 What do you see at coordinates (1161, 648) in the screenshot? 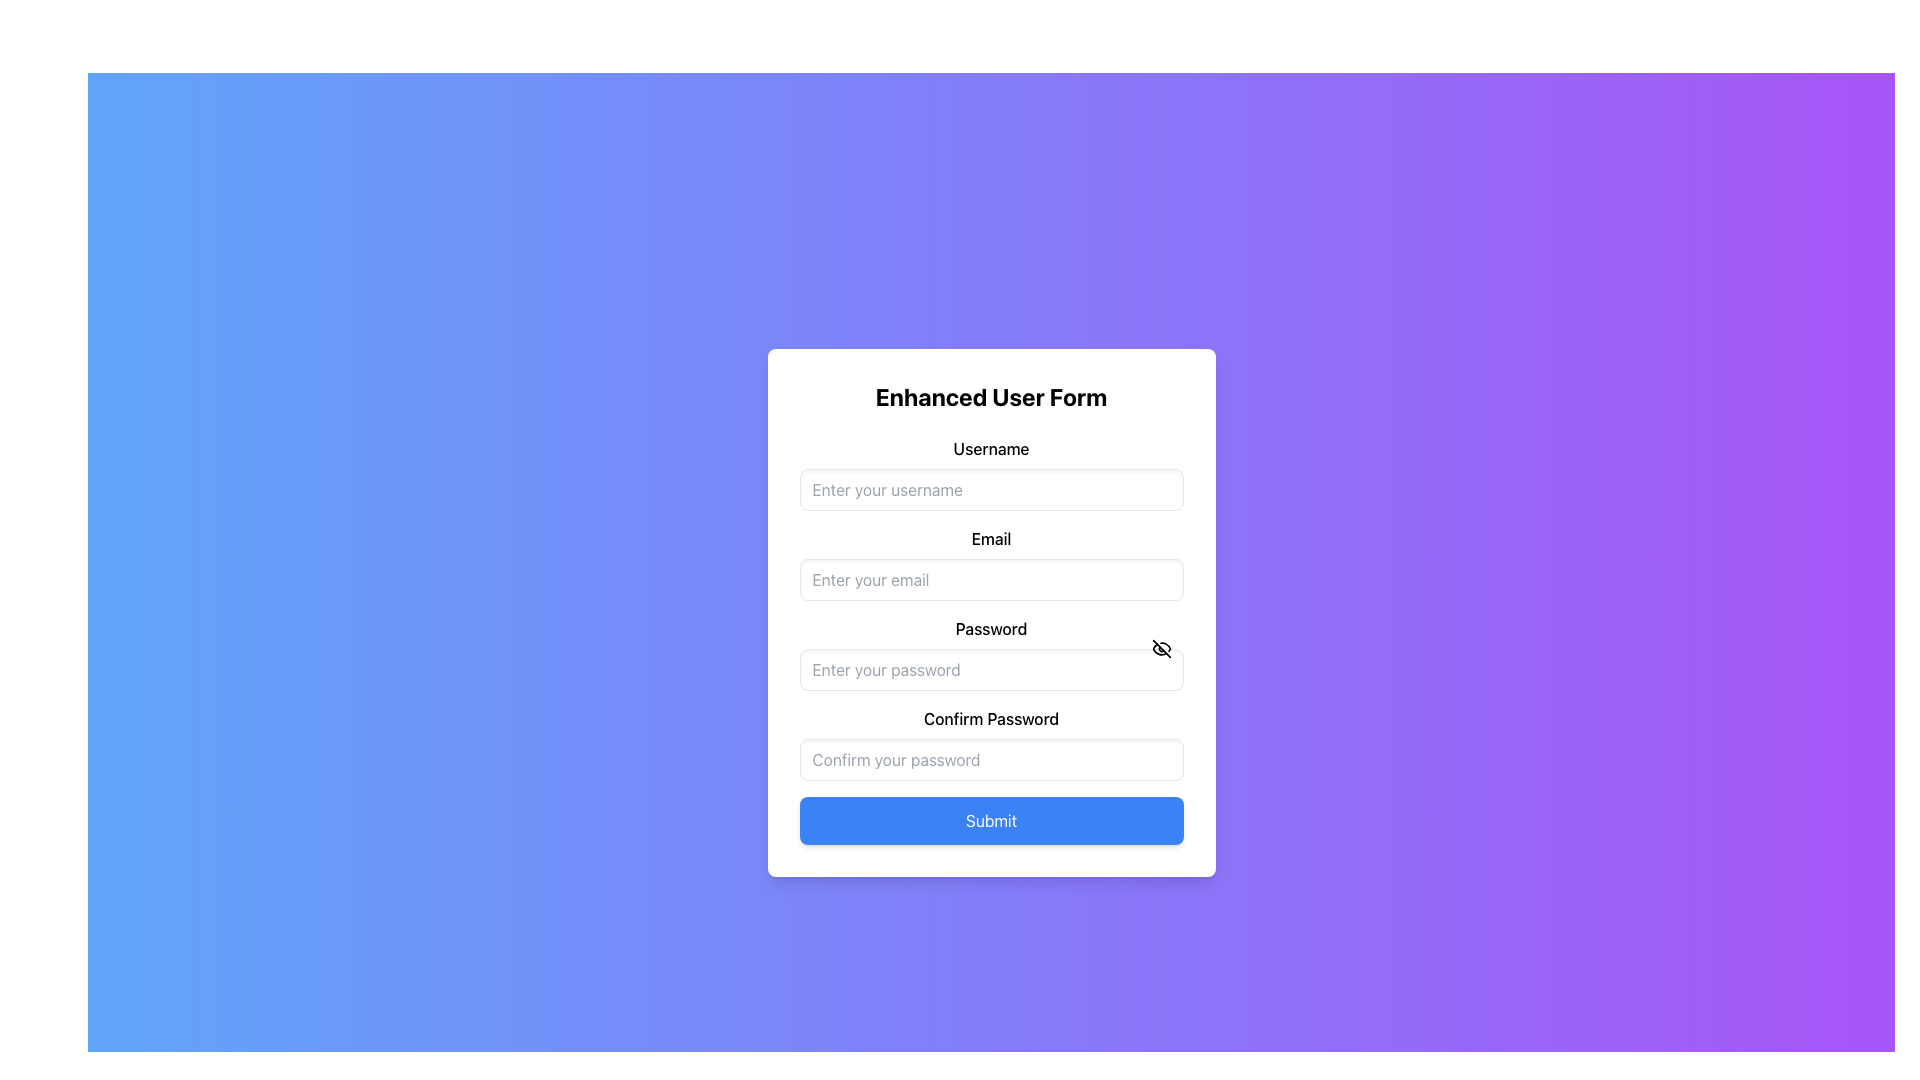
I see `the eye-off icon button that toggles the visibility of the password in the password input field, located to the right of the 'Enter your password' text field` at bounding box center [1161, 648].